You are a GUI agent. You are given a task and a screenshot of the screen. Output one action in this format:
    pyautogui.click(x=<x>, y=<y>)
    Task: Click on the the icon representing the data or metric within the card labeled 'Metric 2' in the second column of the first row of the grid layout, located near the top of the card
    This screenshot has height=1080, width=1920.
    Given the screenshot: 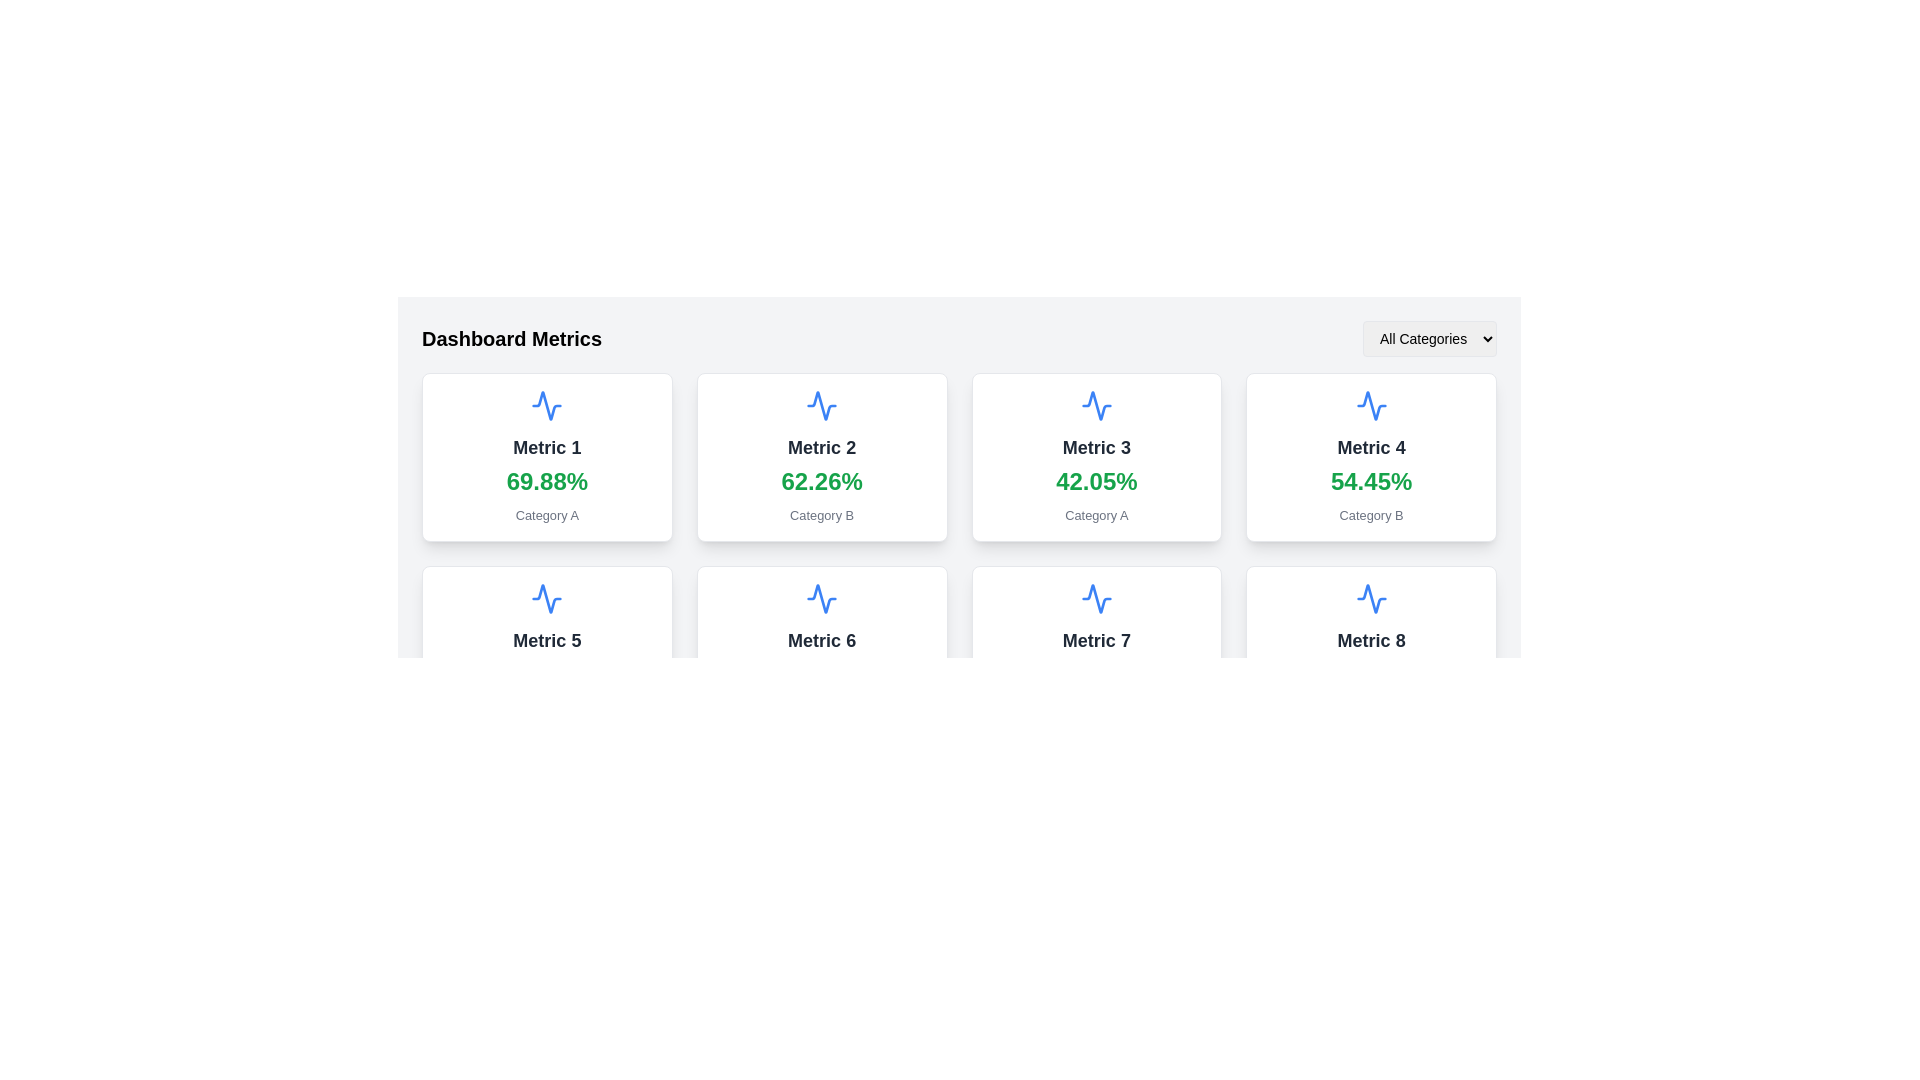 What is the action you would take?
    pyautogui.click(x=822, y=405)
    